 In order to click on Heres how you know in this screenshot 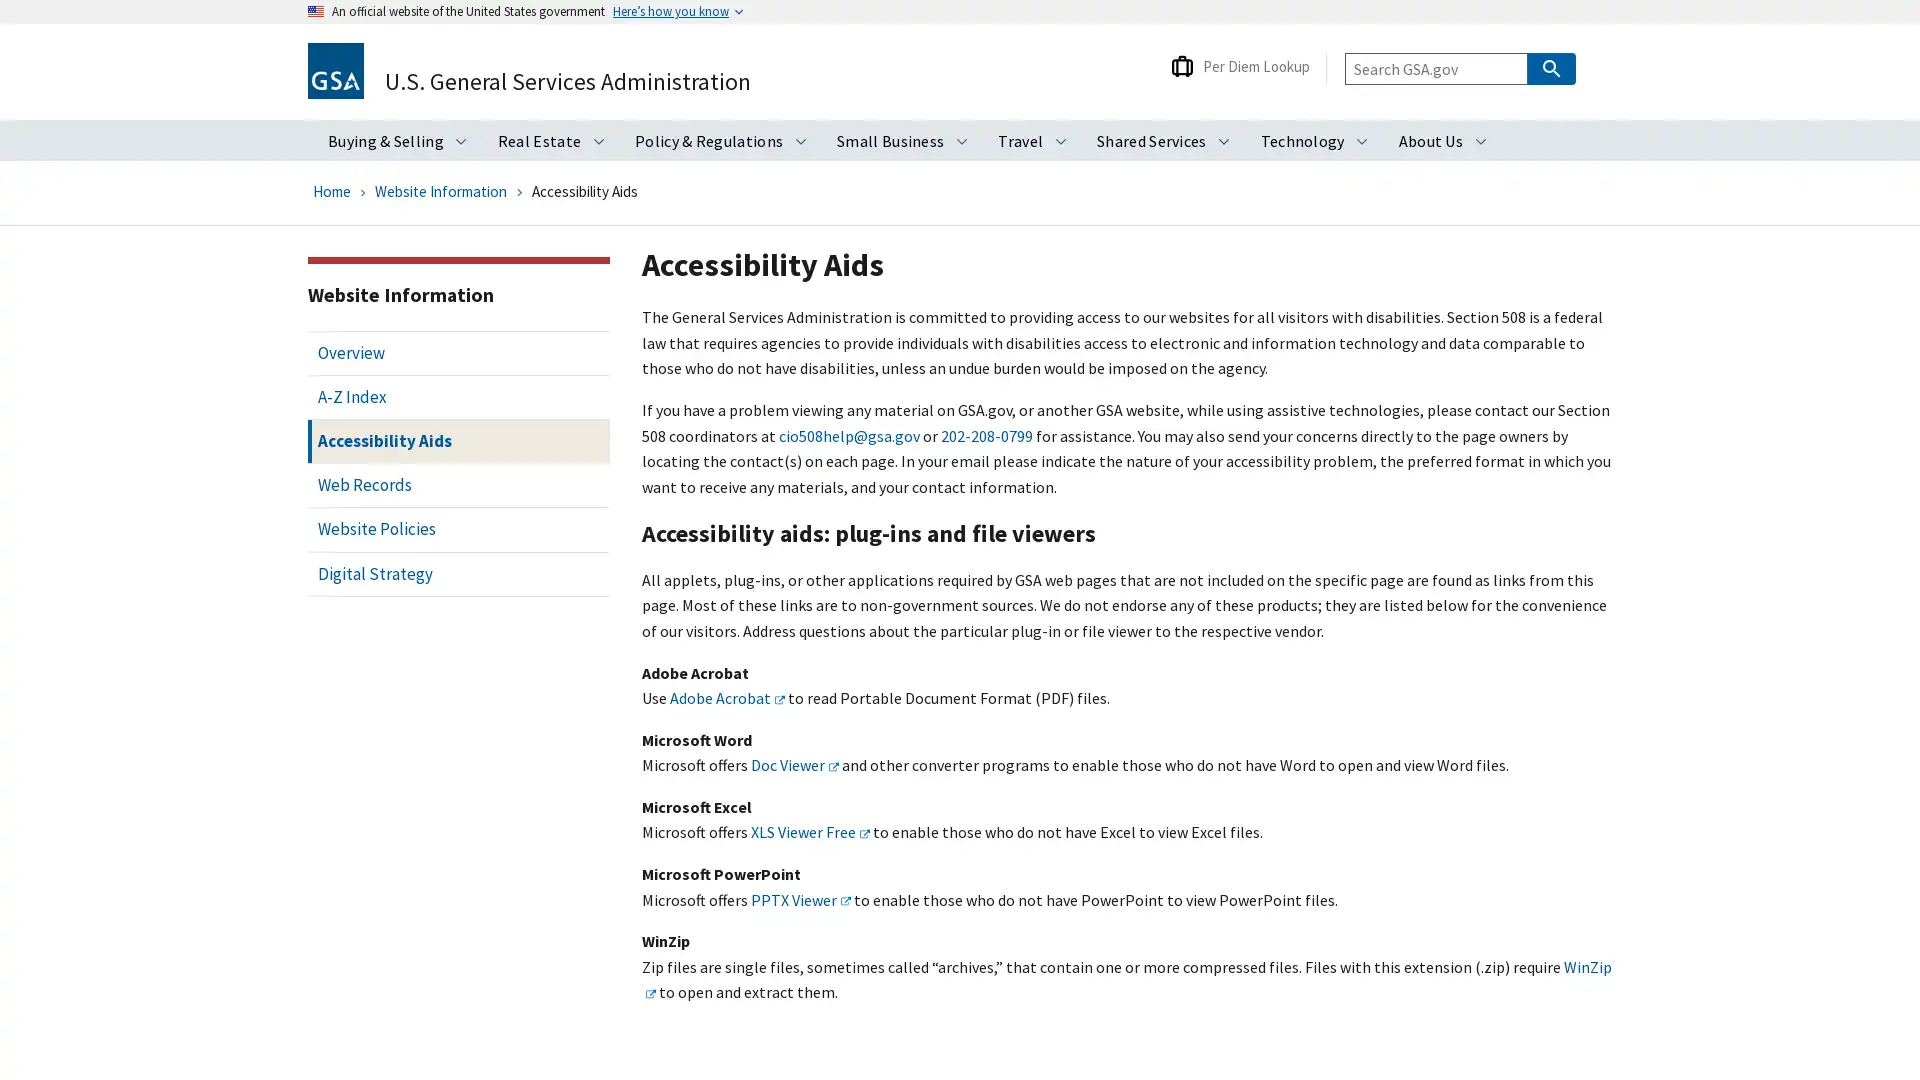, I will do `click(671, 11)`.